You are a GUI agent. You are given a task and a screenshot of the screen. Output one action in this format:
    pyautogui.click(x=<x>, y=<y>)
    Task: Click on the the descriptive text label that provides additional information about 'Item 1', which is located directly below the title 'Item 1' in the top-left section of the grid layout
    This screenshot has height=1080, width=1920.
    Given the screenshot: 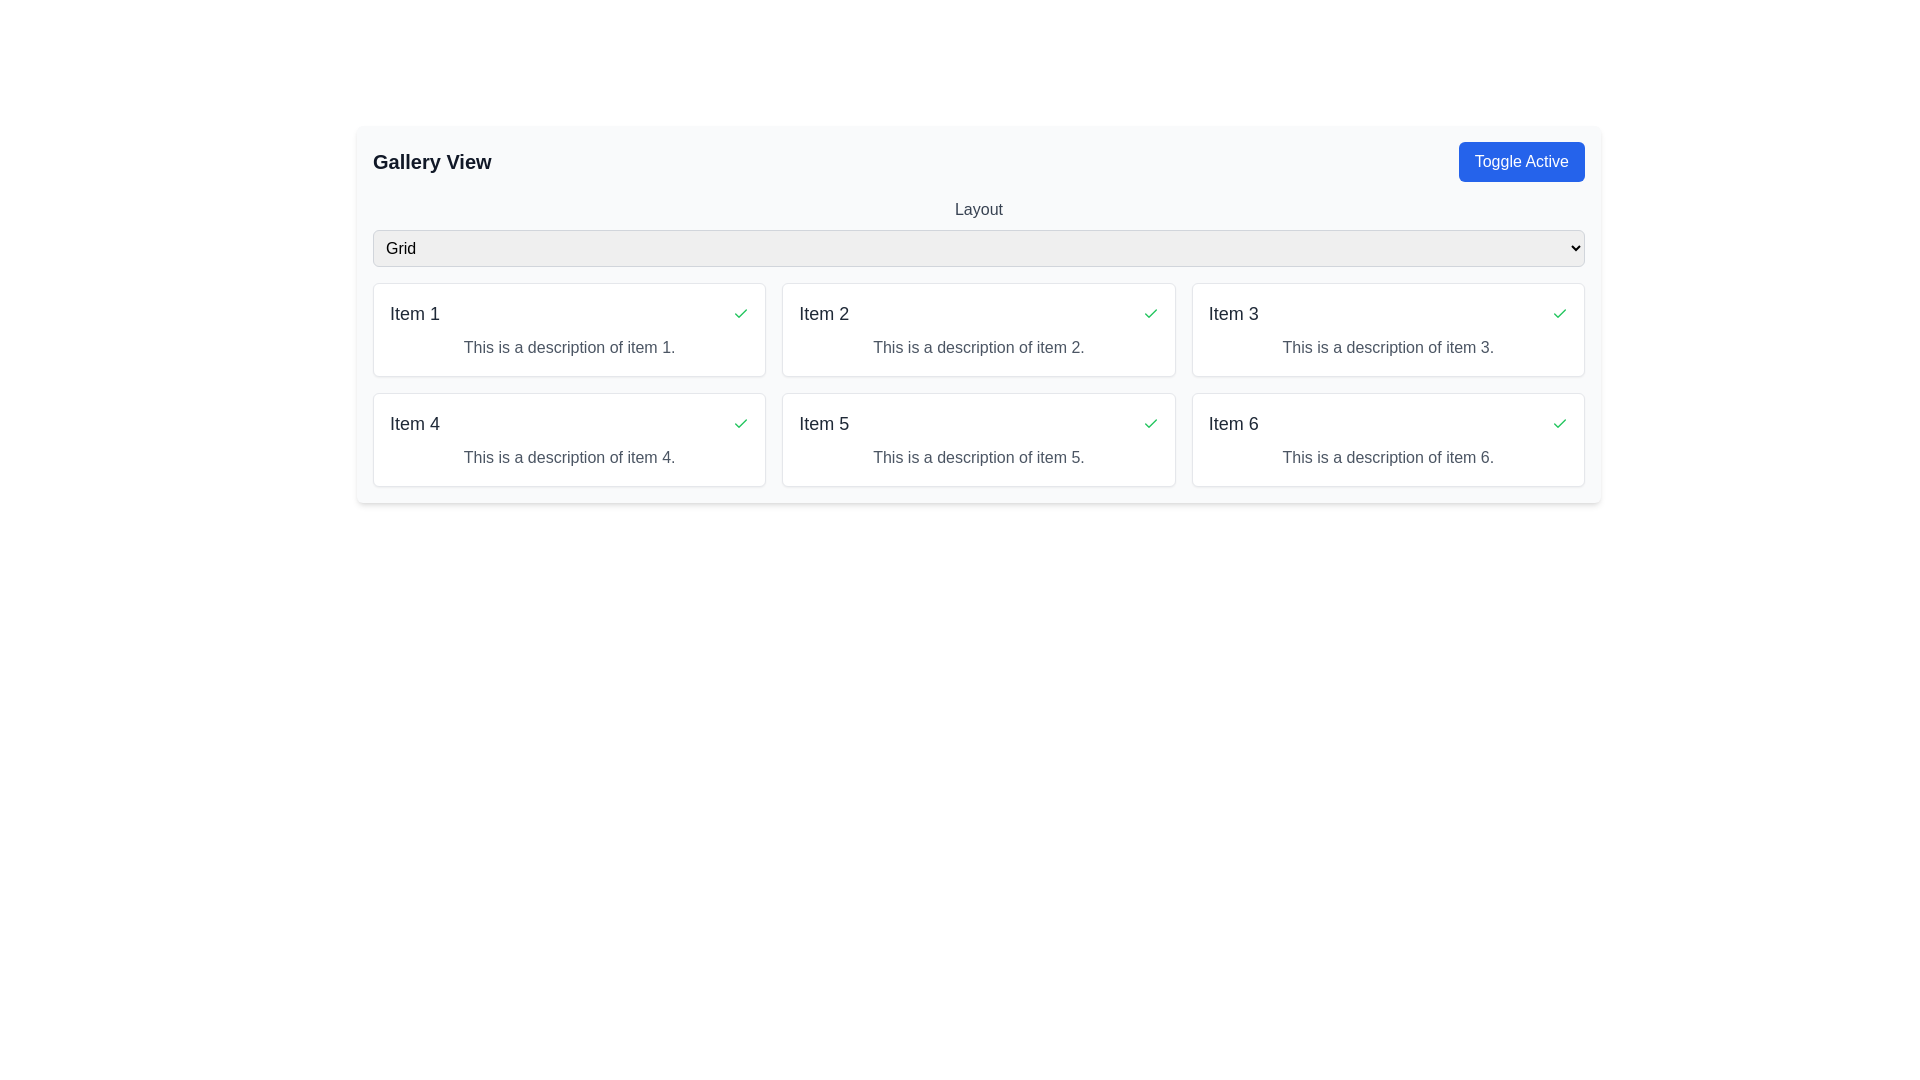 What is the action you would take?
    pyautogui.click(x=568, y=346)
    